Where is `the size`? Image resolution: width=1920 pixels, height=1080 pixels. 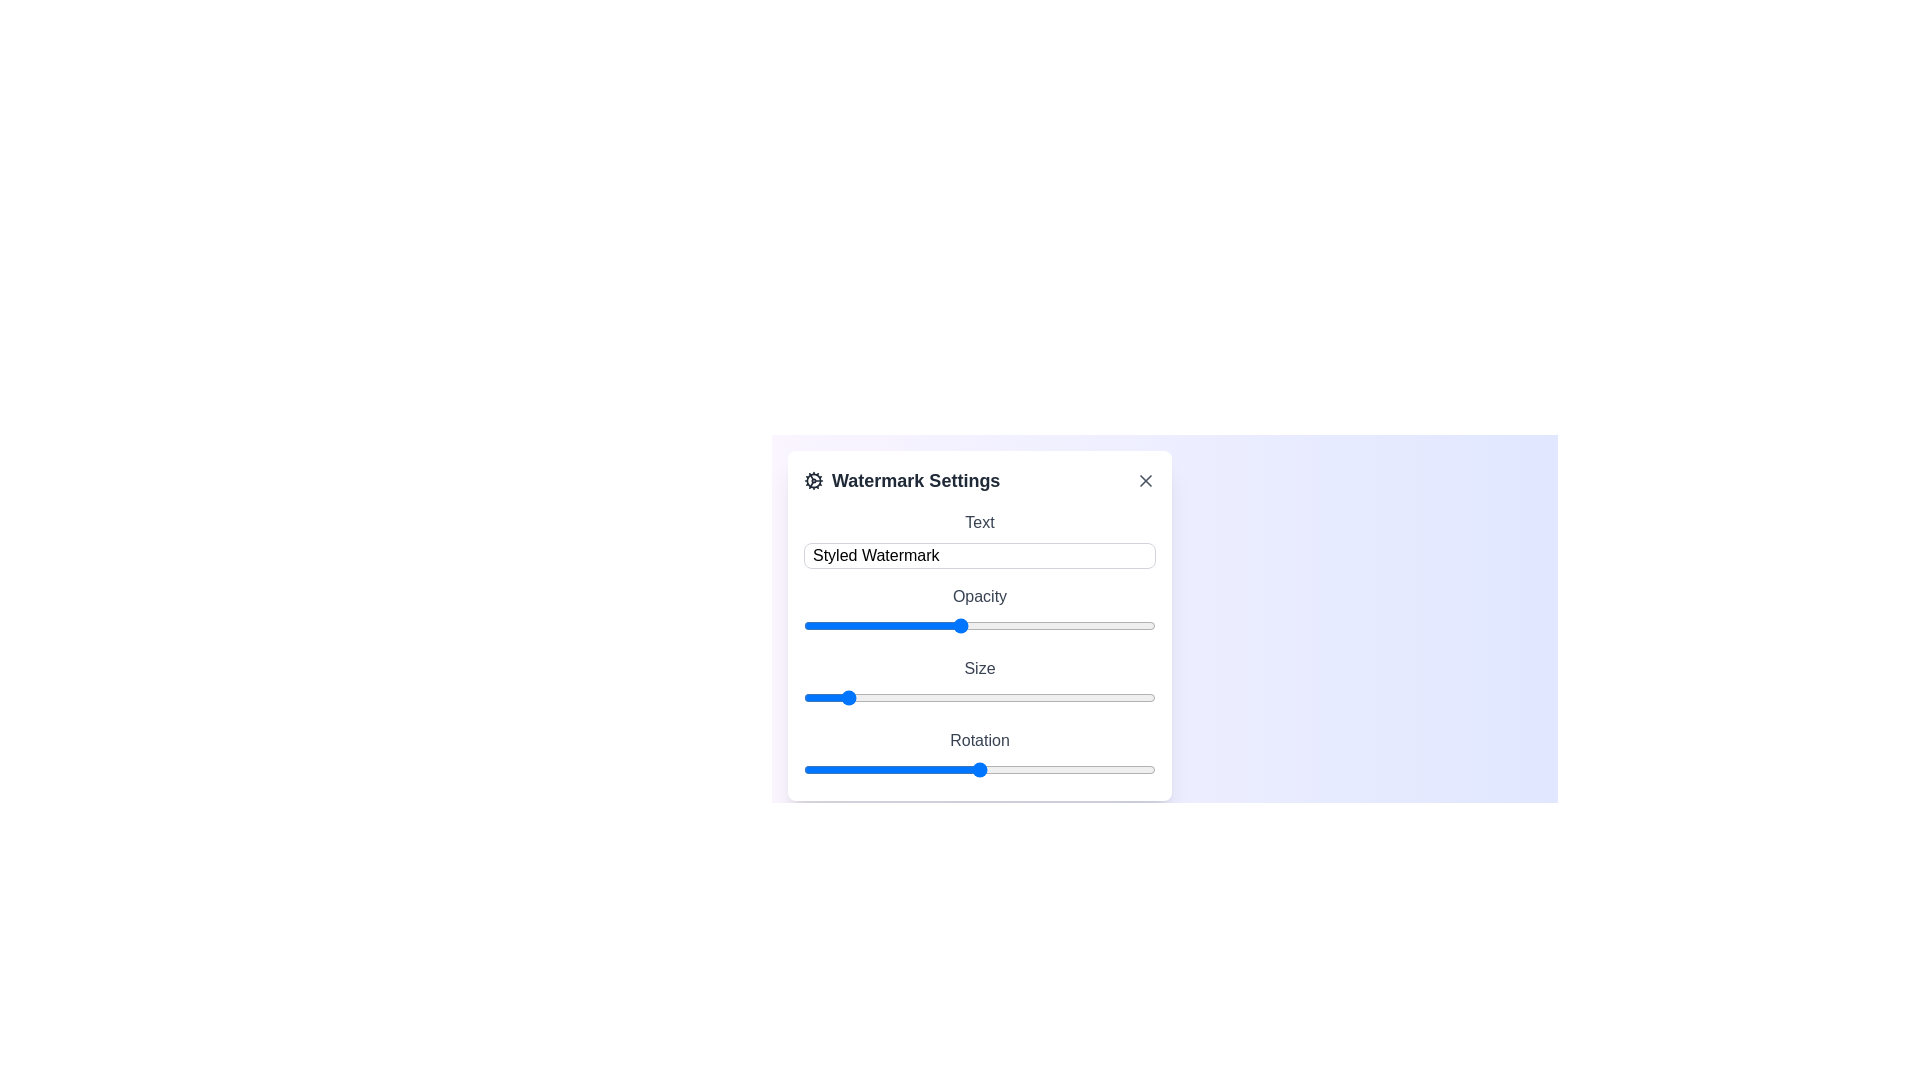
the size is located at coordinates (960, 697).